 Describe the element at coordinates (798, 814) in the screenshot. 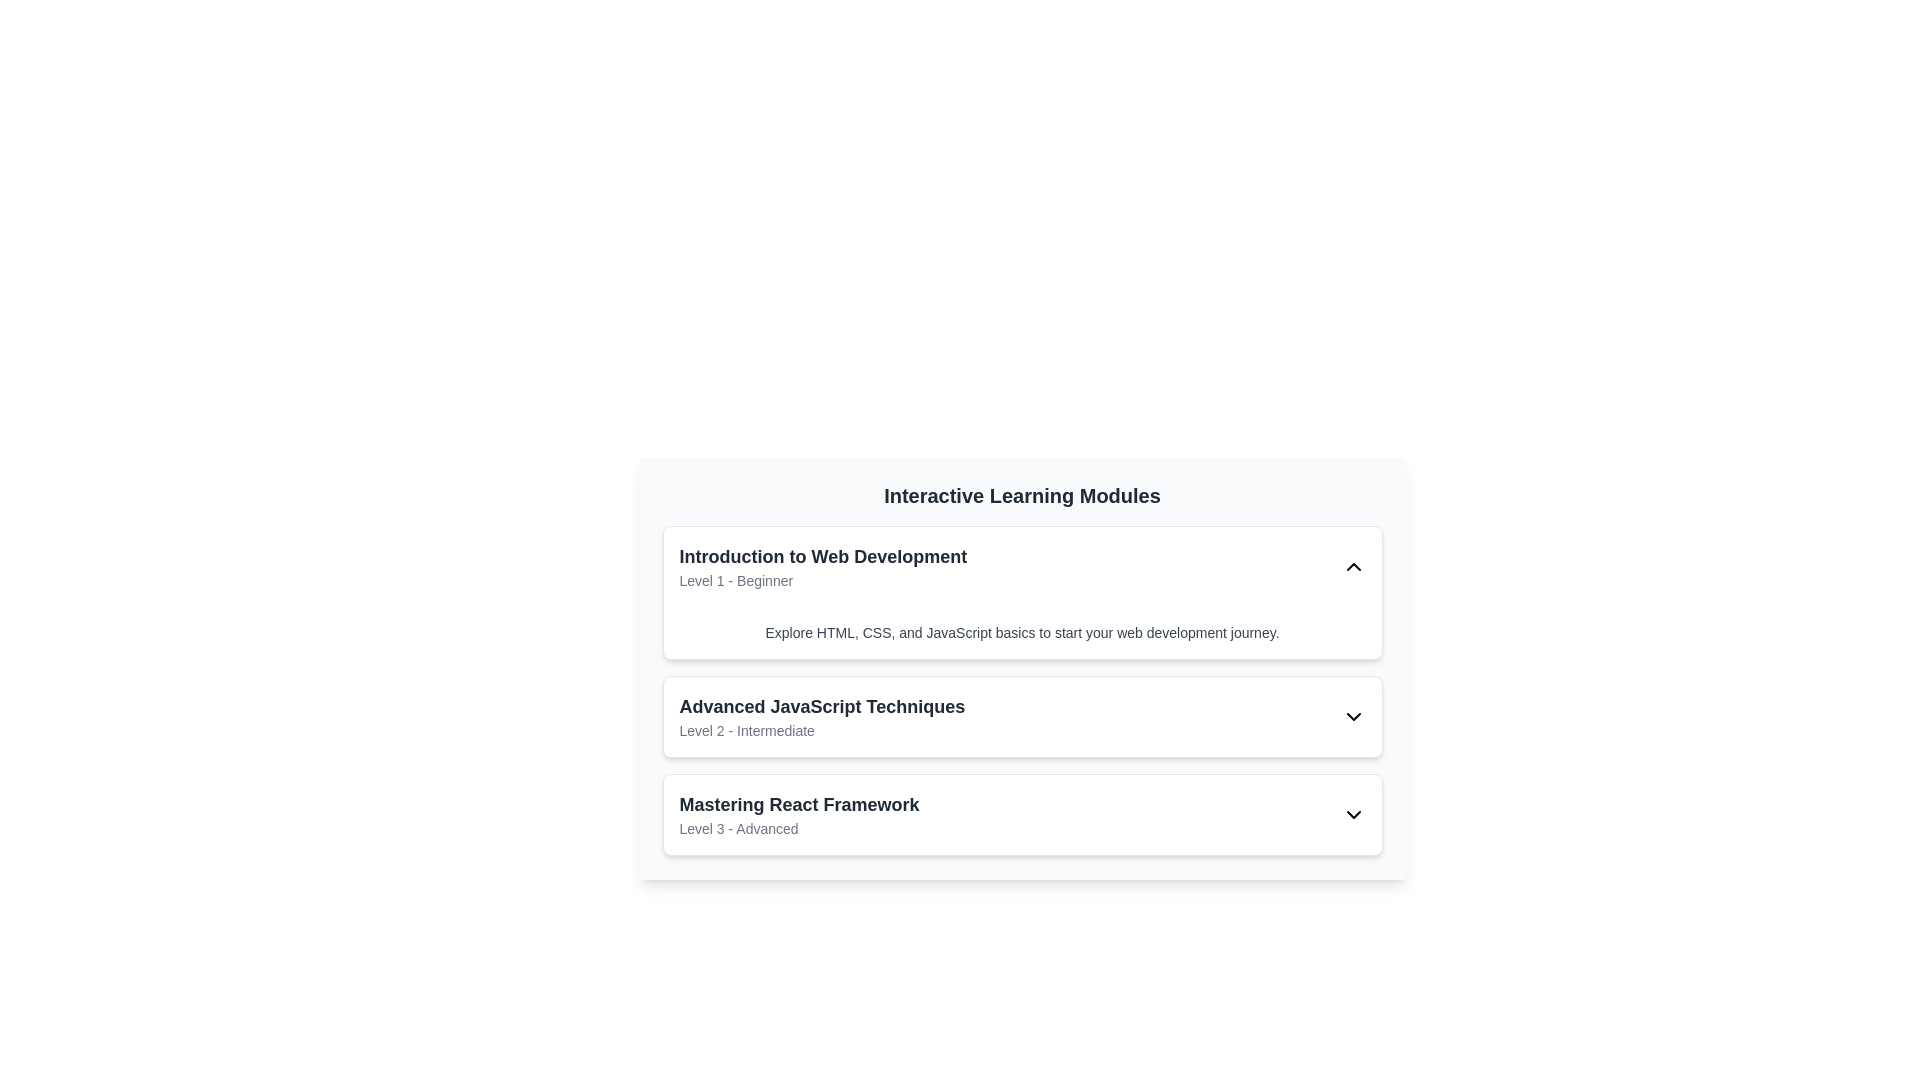

I see `the Text block displaying the title and difficulty level of the learning module, which is located in the lower section of the third card in the list of interactive learning modules` at that location.